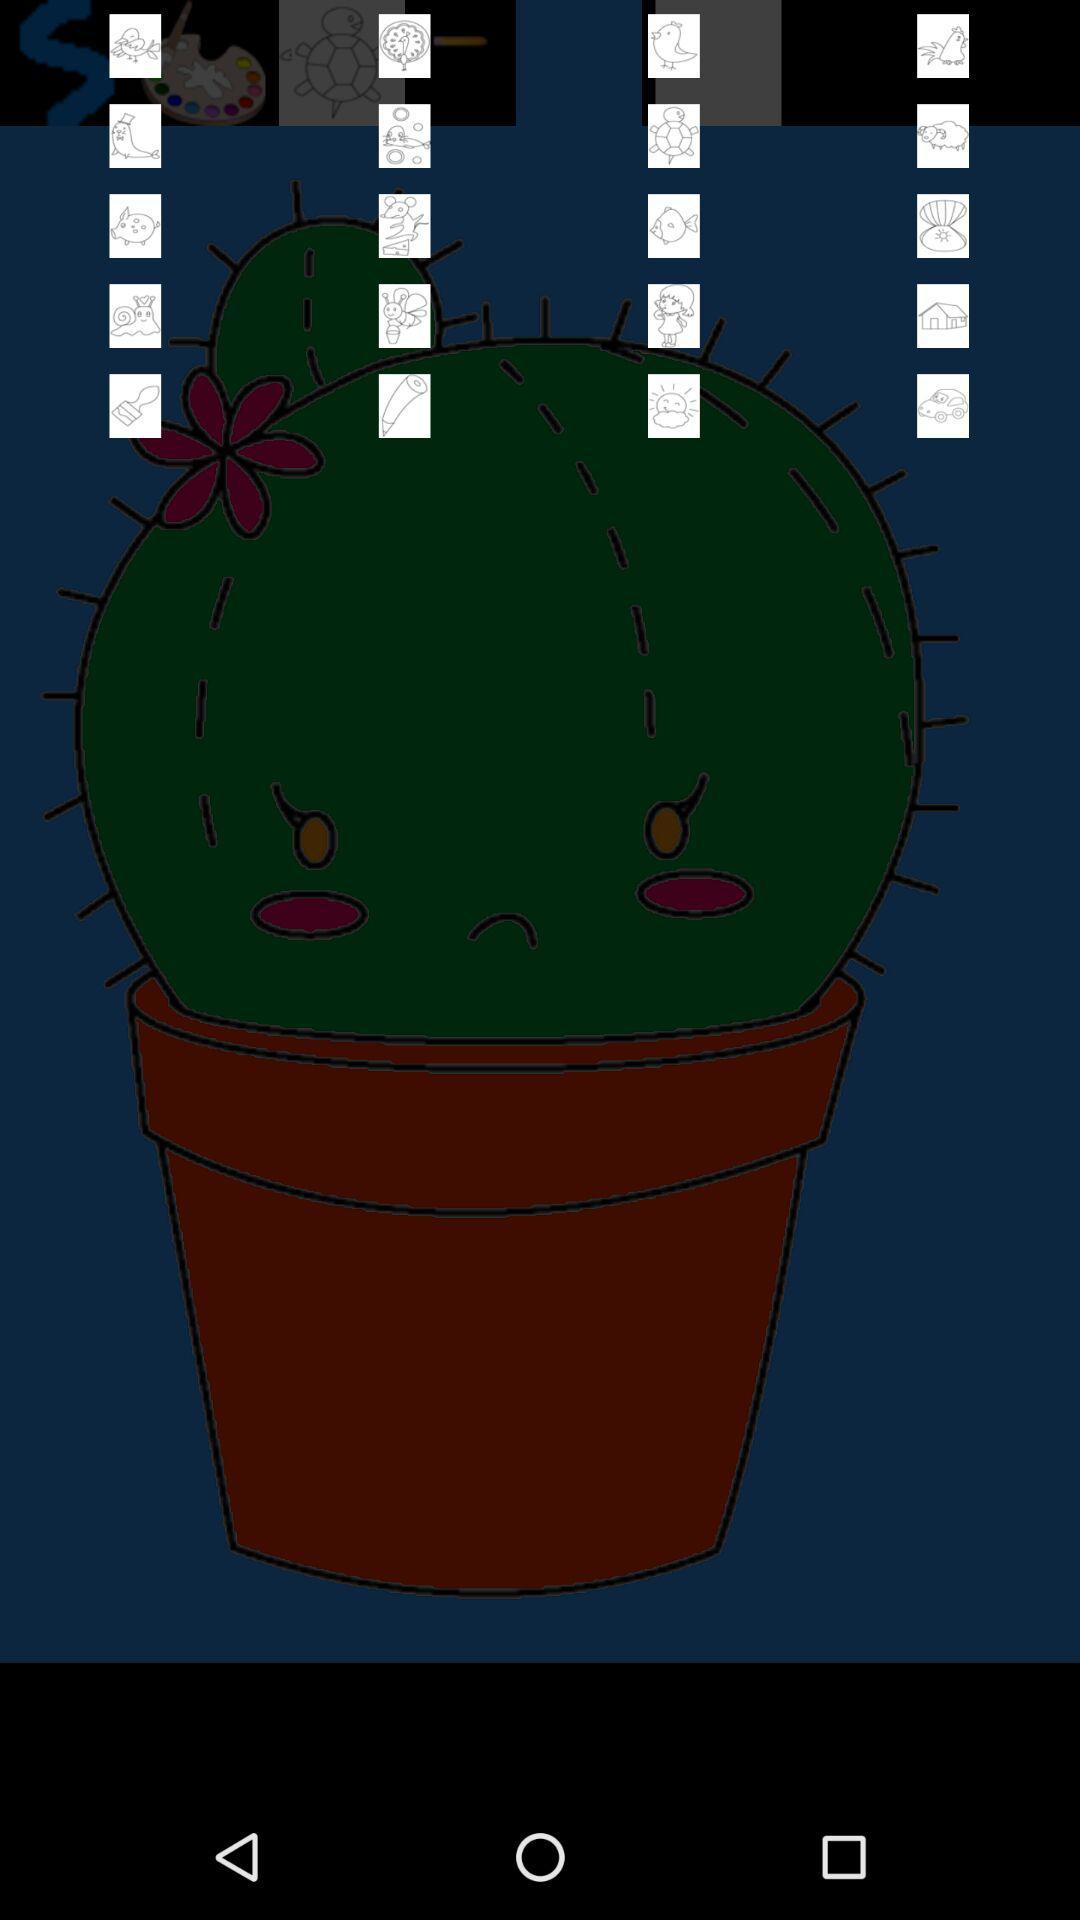 Image resolution: width=1080 pixels, height=1920 pixels. I want to click on draw, so click(404, 405).